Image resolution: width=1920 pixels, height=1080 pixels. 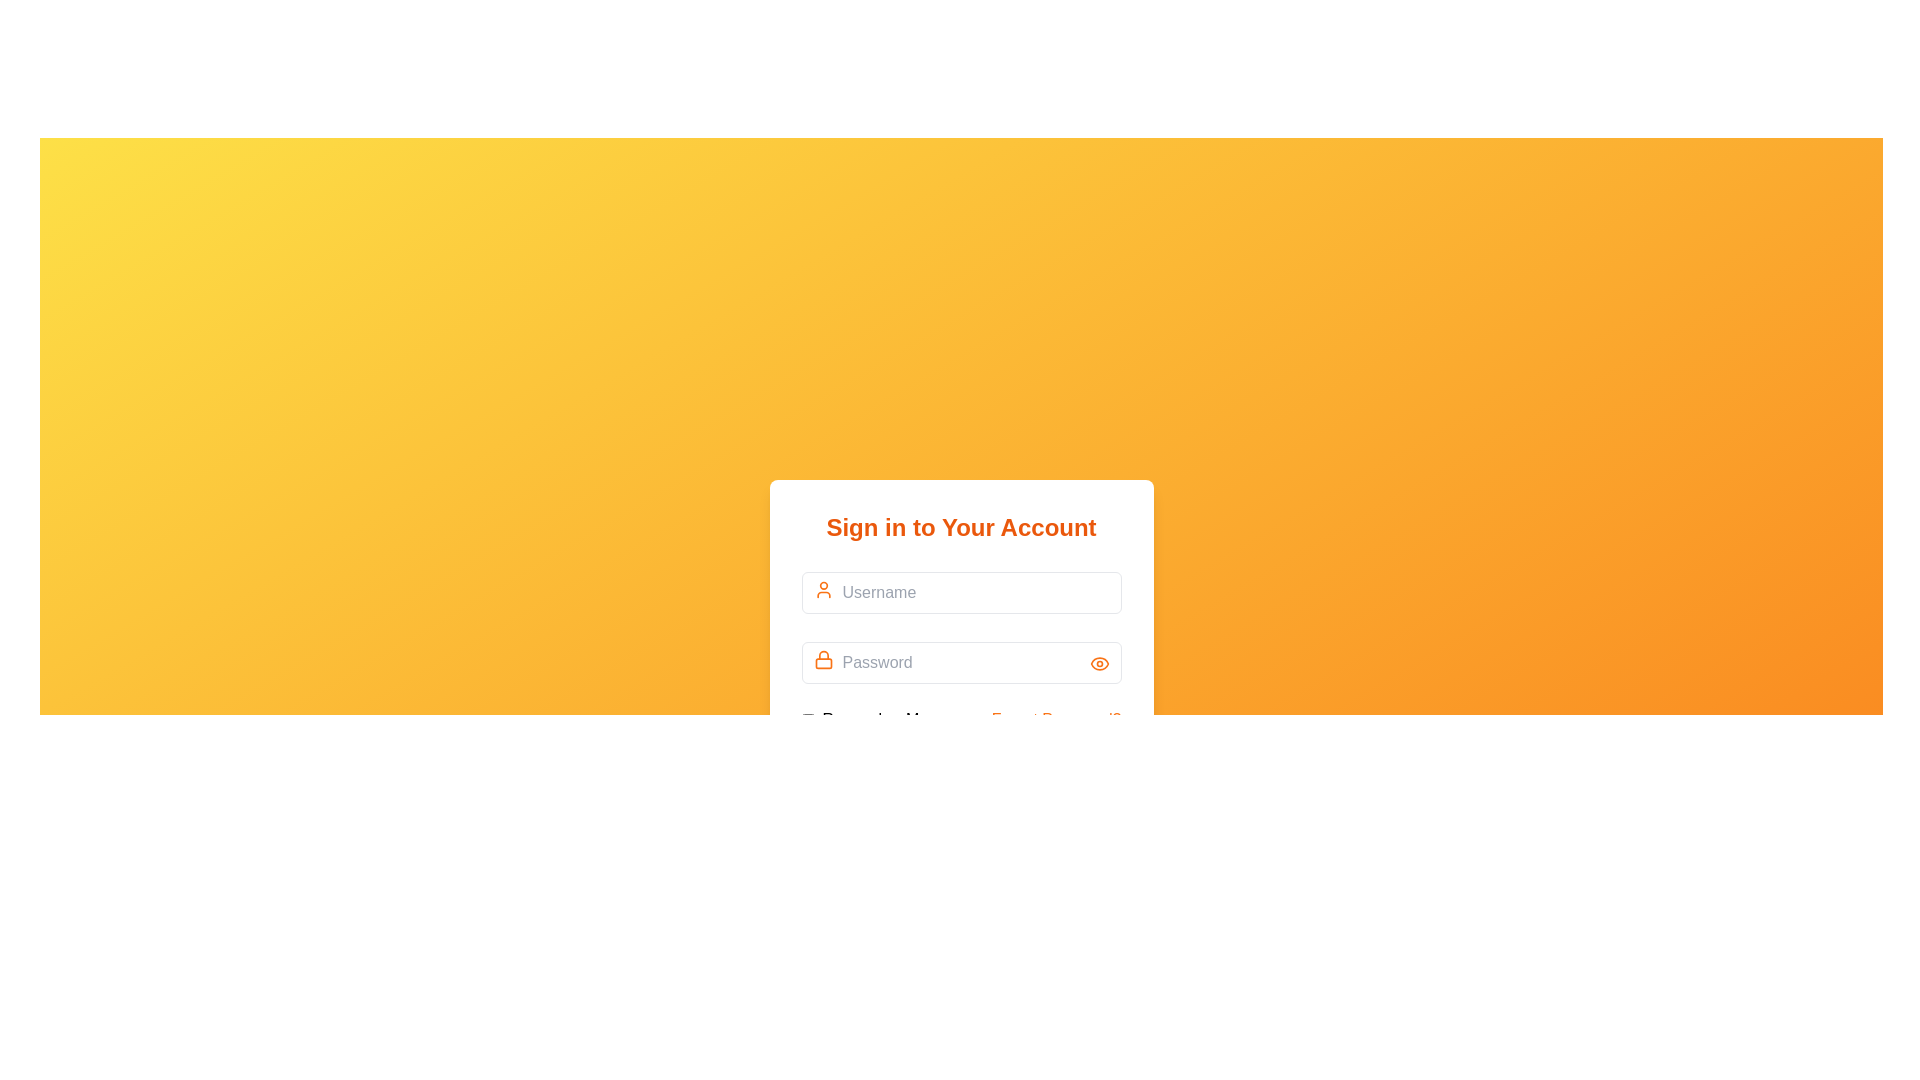 What do you see at coordinates (961, 660) in the screenshot?
I see `the Password input field located below the Username input box in the 'Sign in to Your Account' form` at bounding box center [961, 660].